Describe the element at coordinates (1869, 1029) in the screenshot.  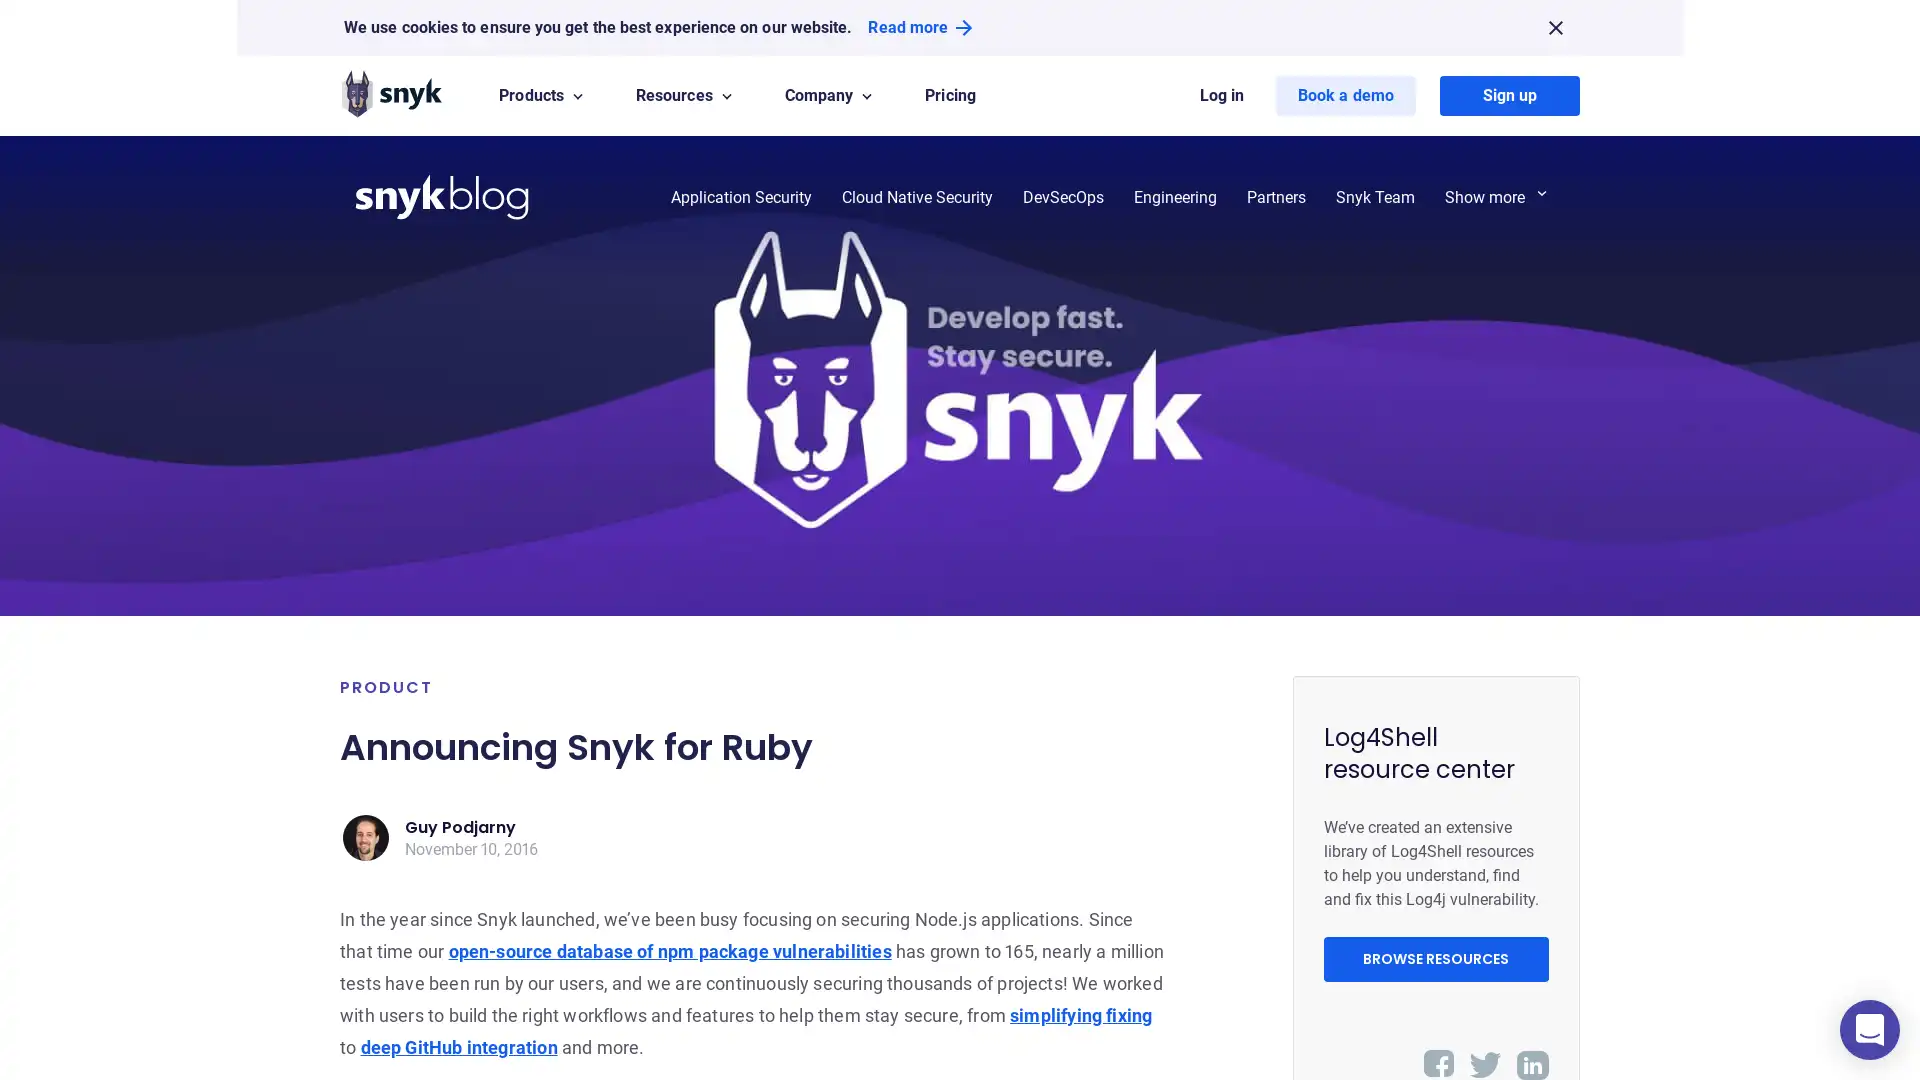
I see `Open Intercom Messenger` at that location.